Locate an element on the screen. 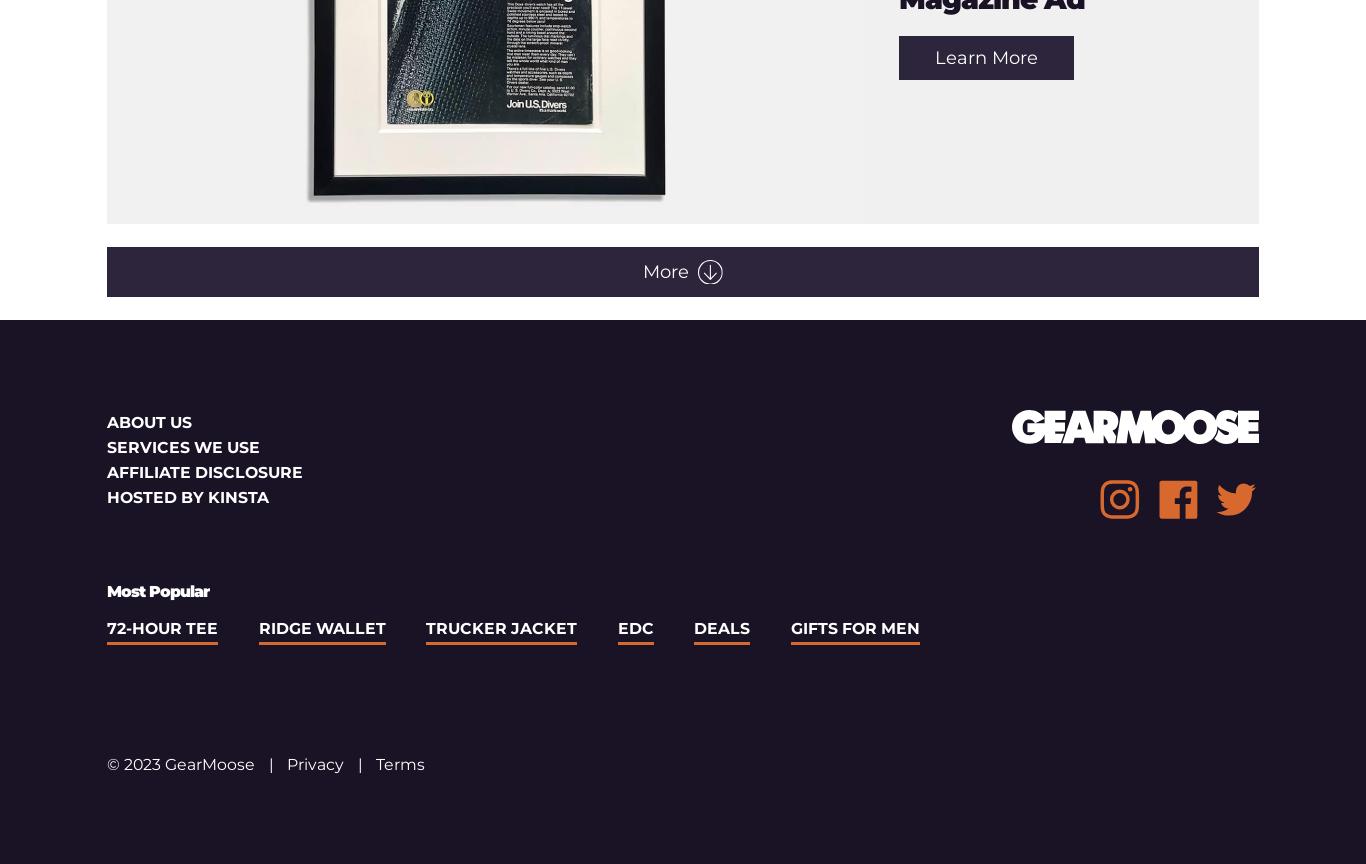 The image size is (1366, 864). 'Affiliate Disclosure' is located at coordinates (204, 472).